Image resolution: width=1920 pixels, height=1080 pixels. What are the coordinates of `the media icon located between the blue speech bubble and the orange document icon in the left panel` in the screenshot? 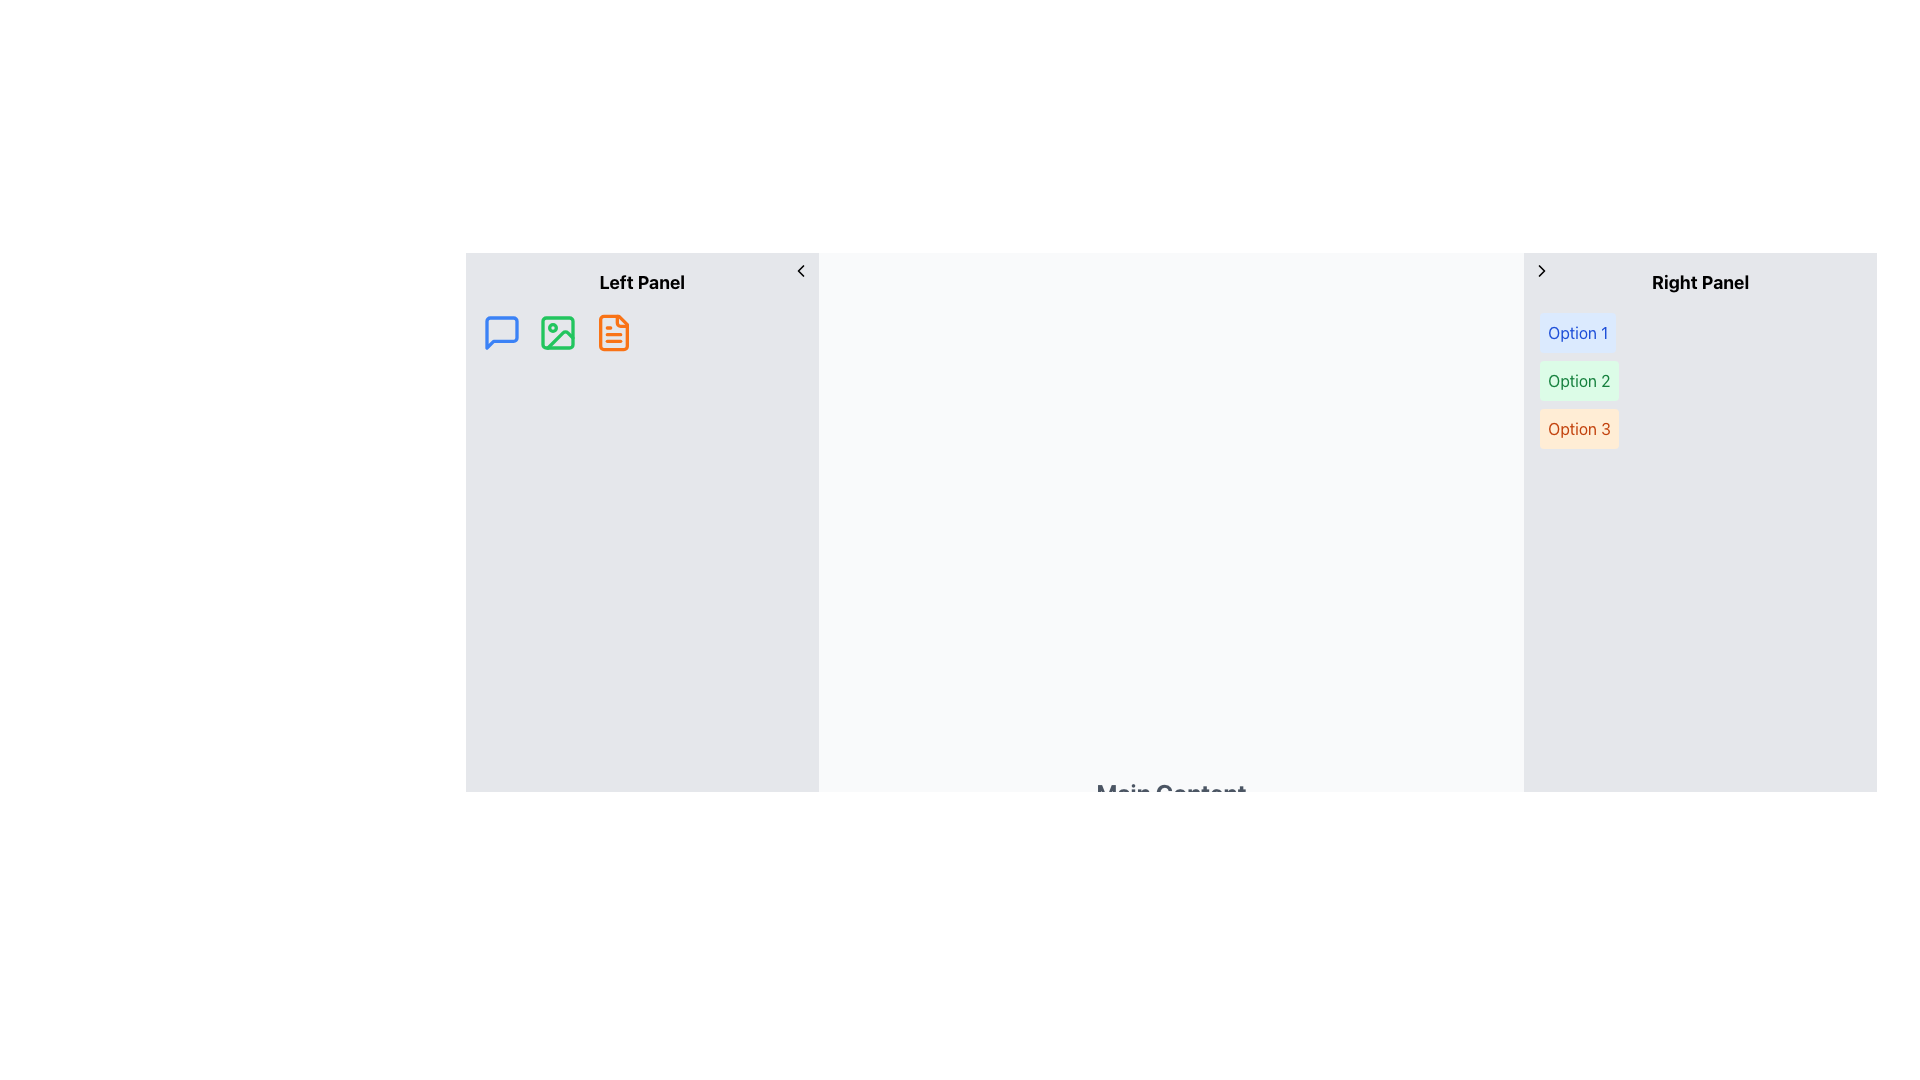 It's located at (557, 331).